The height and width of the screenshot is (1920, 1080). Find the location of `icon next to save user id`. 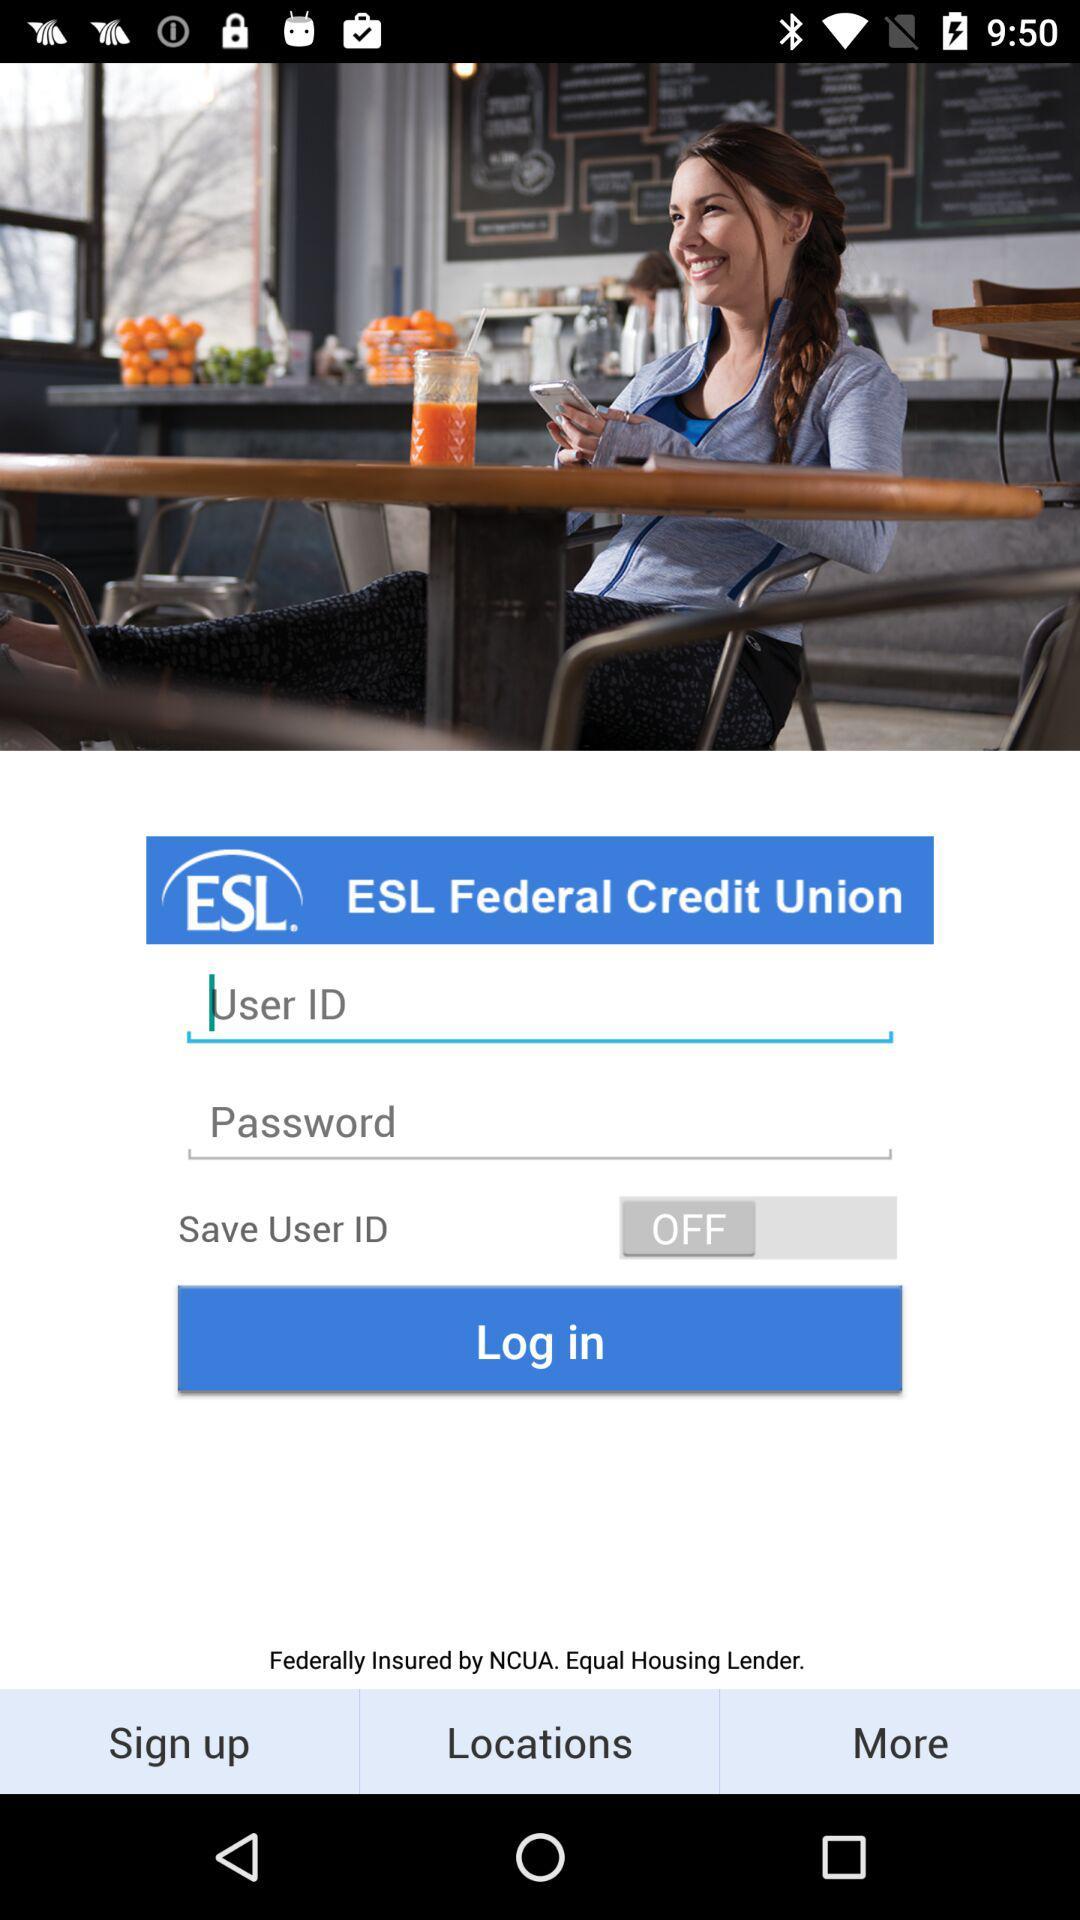

icon next to save user id is located at coordinates (758, 1226).